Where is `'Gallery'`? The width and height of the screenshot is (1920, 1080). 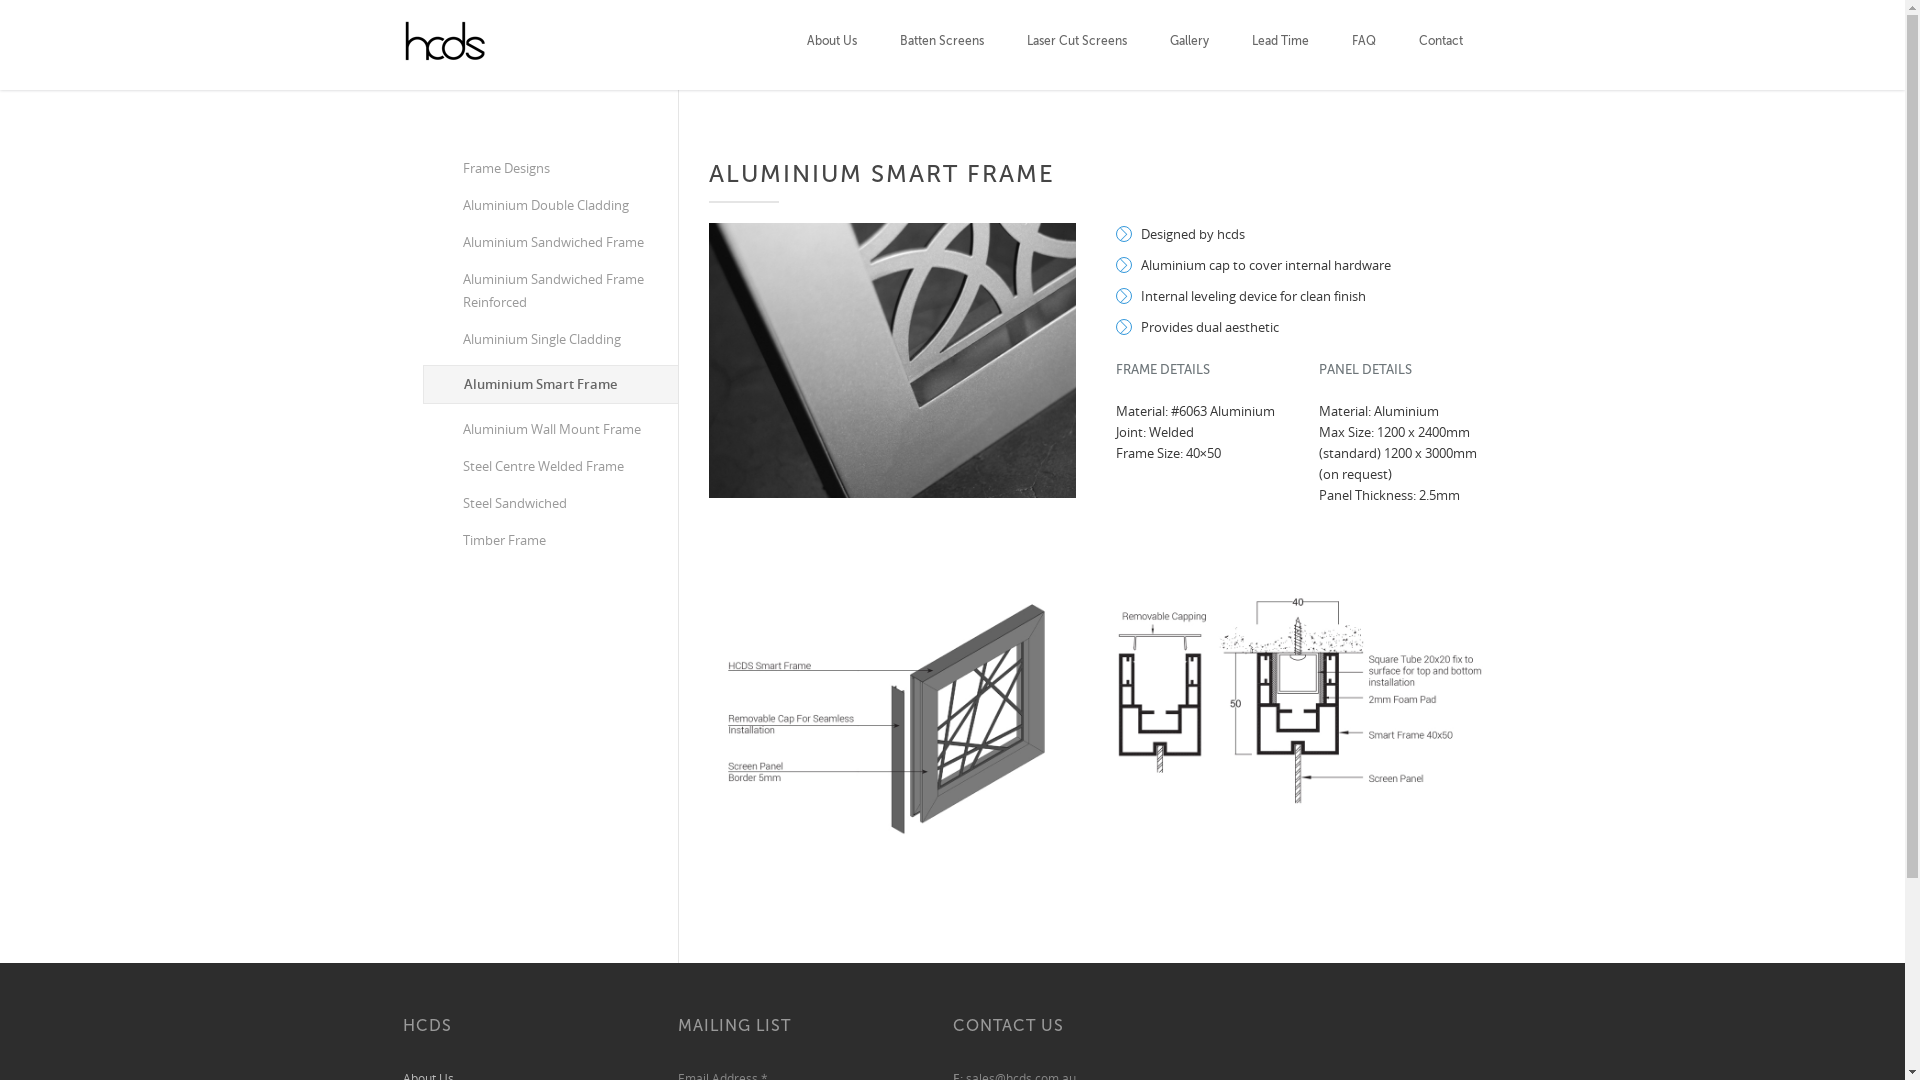 'Gallery' is located at coordinates (1189, 45).